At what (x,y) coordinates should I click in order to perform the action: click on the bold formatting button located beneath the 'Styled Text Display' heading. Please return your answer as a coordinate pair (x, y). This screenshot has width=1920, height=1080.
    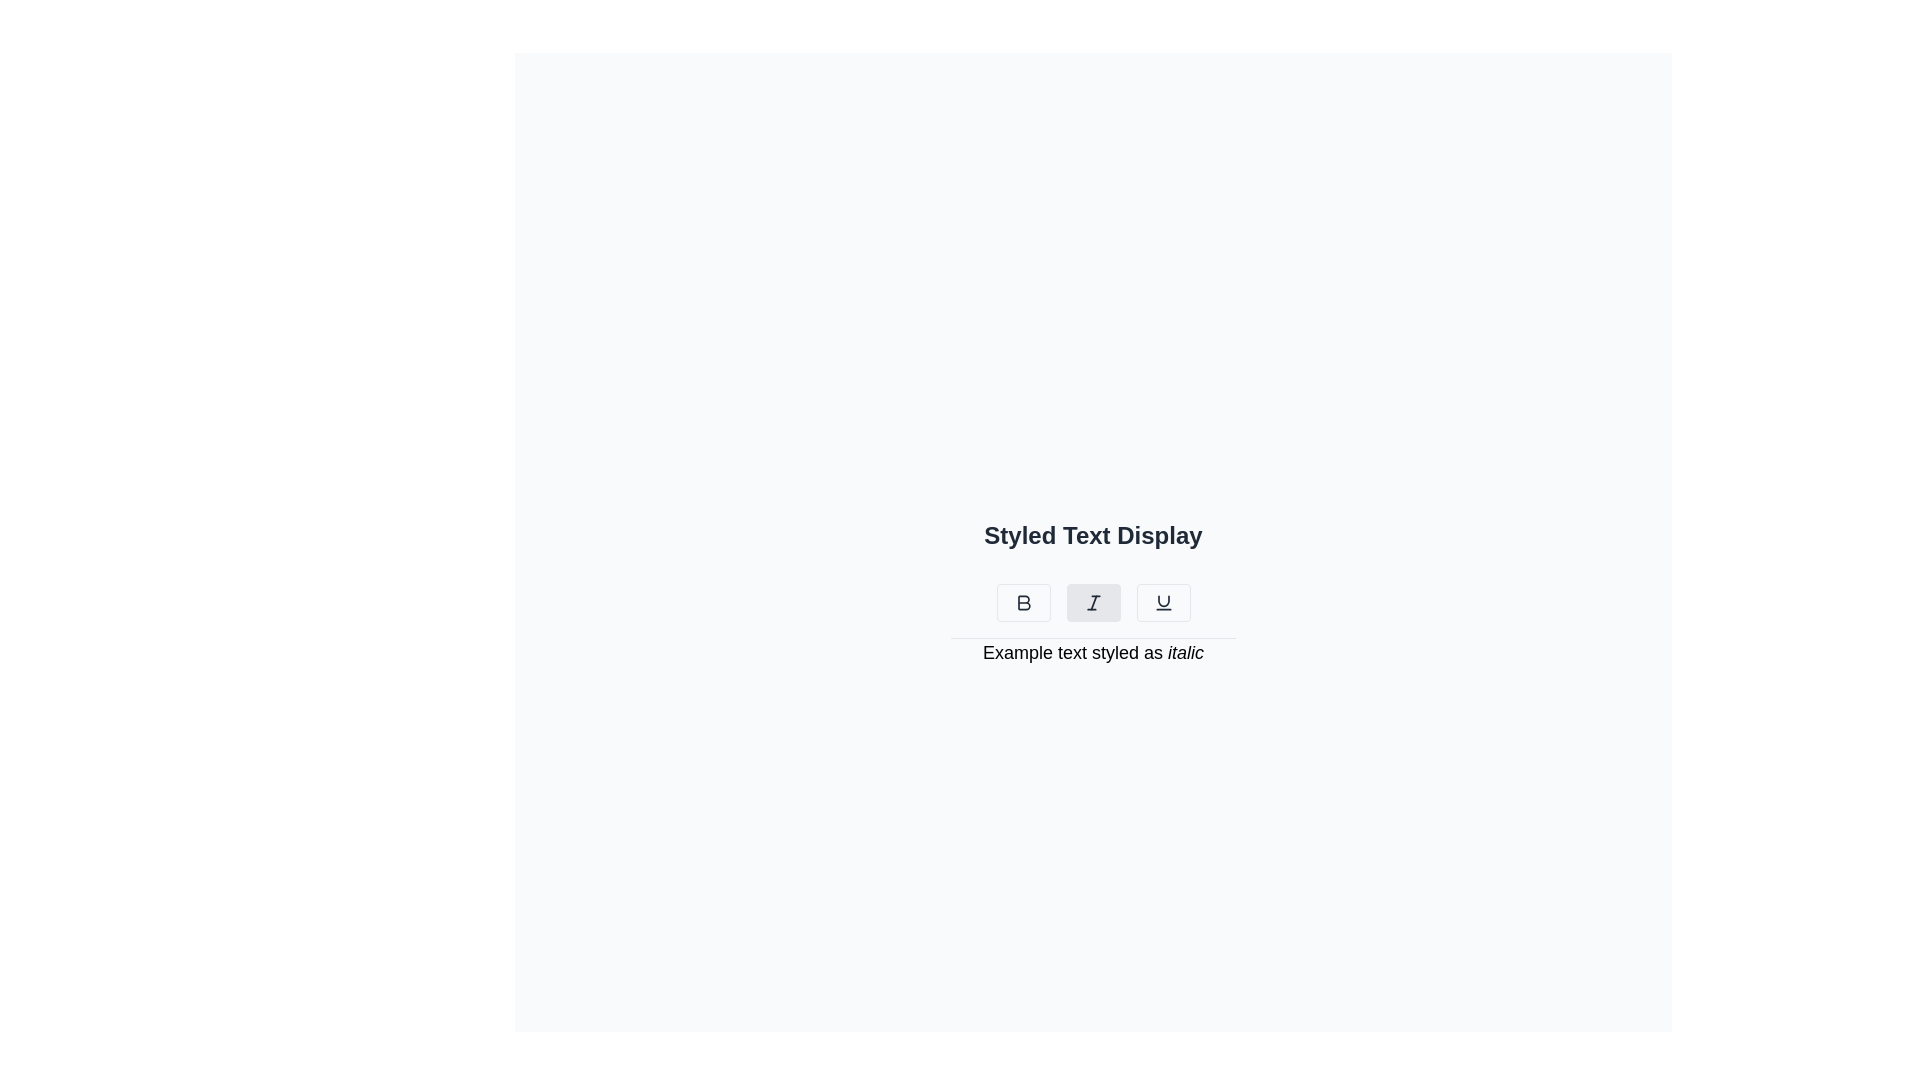
    Looking at the image, I should click on (1023, 601).